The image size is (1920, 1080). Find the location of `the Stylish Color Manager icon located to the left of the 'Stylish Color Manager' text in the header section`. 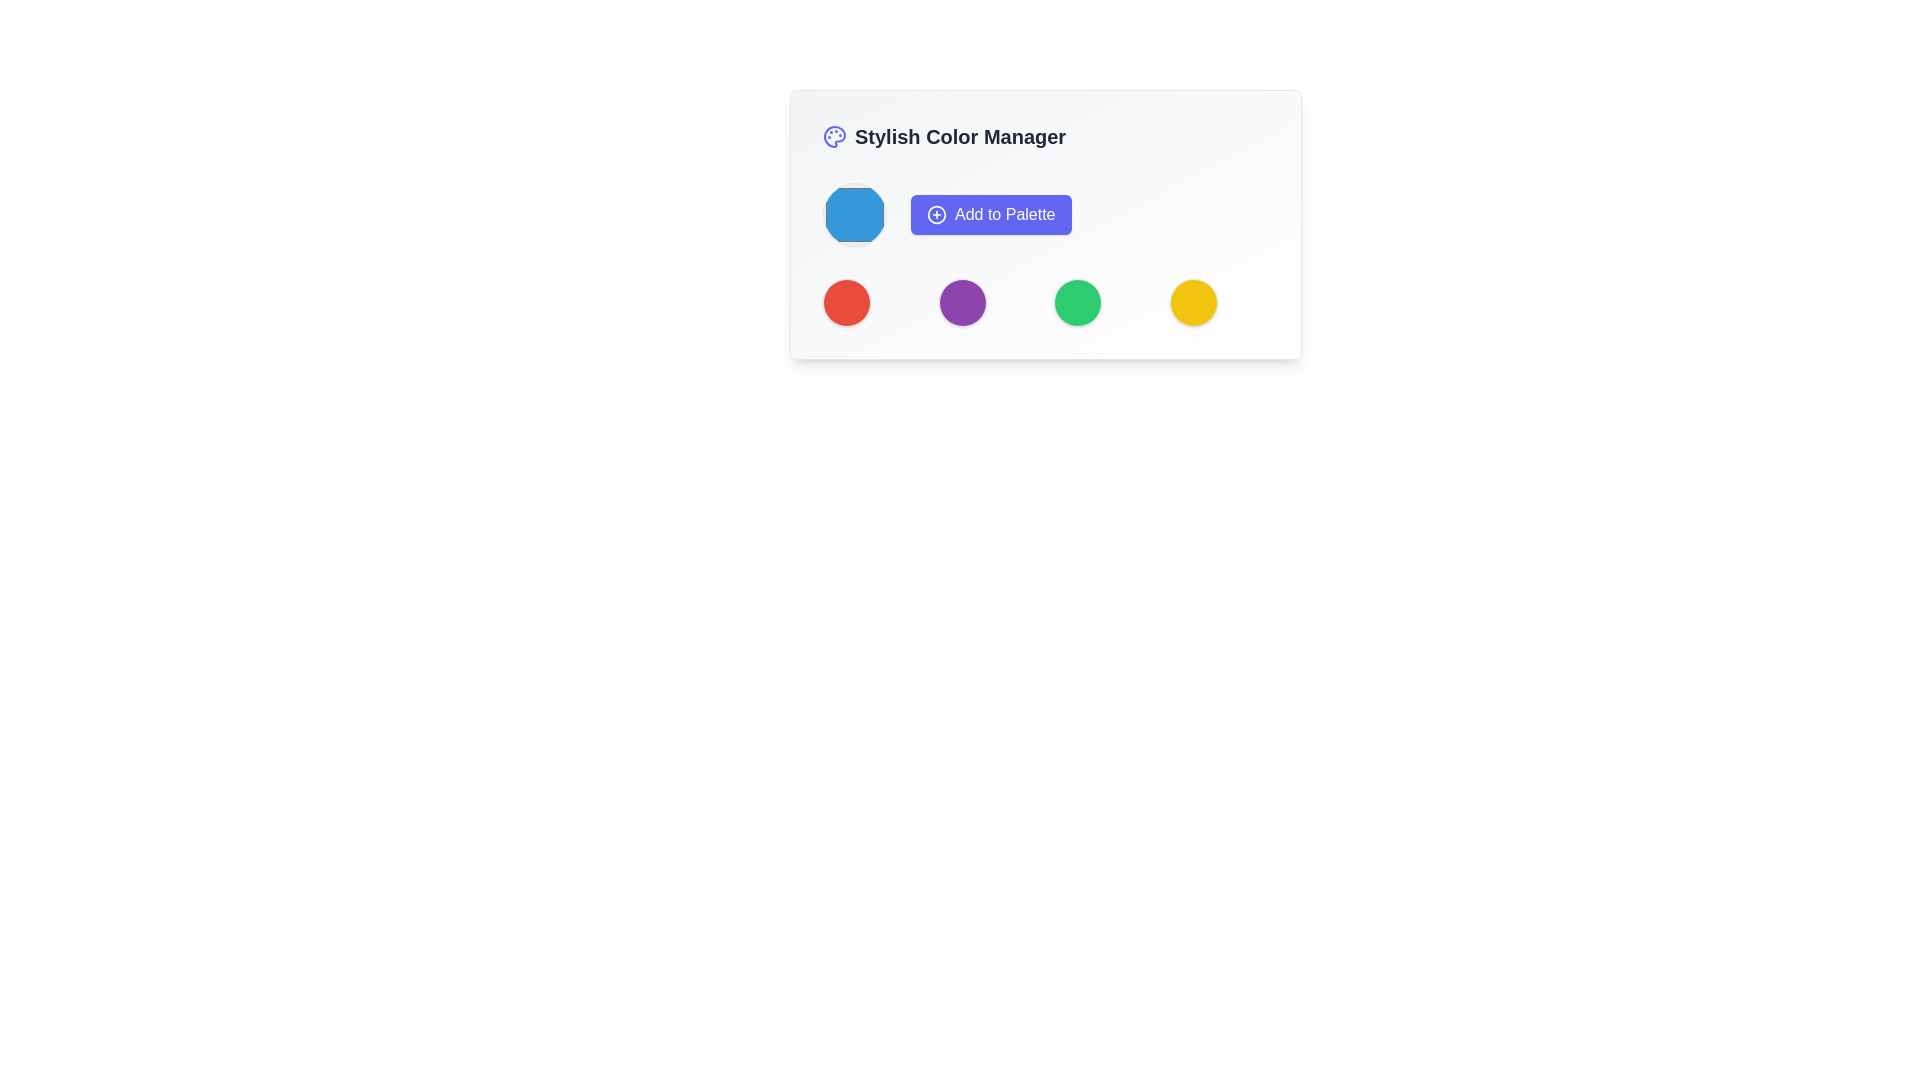

the Stylish Color Manager icon located to the left of the 'Stylish Color Manager' text in the header section is located at coordinates (835, 136).